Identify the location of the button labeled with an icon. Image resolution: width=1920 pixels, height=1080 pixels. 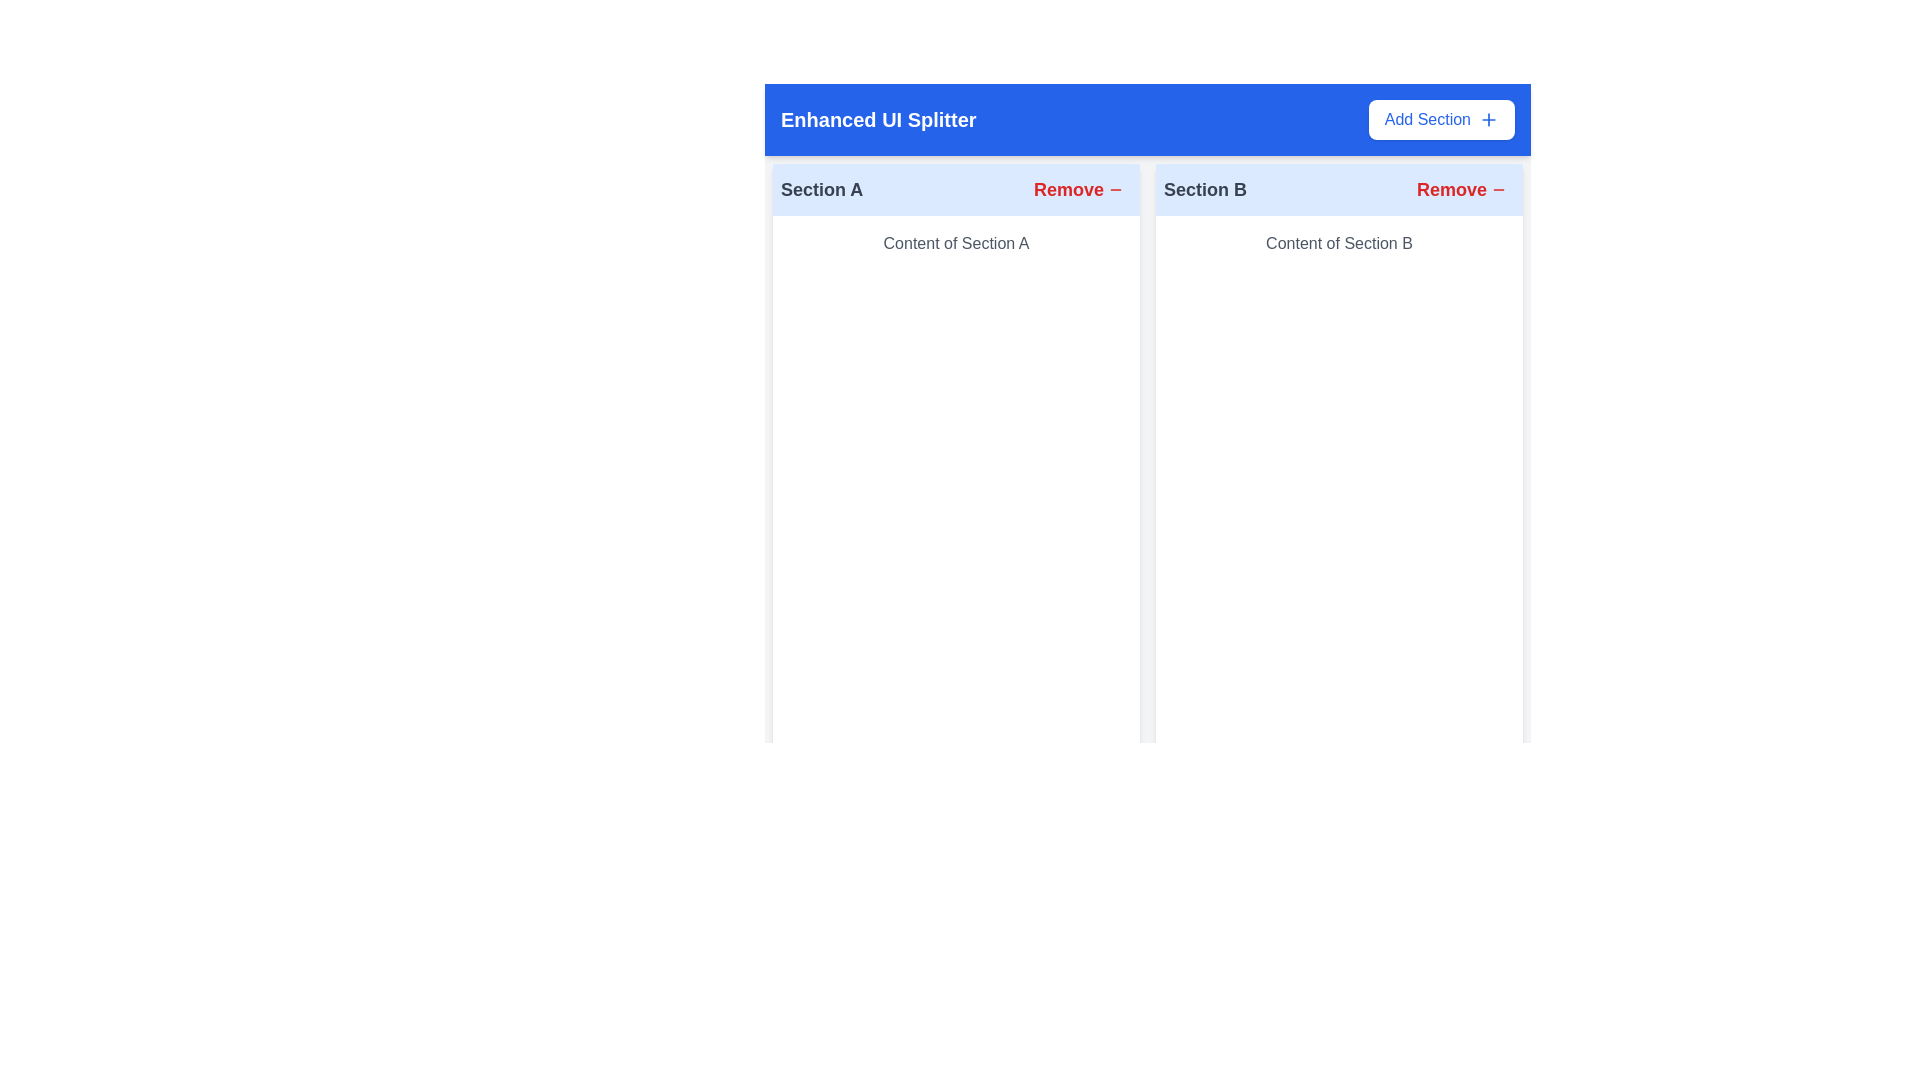
(1078, 189).